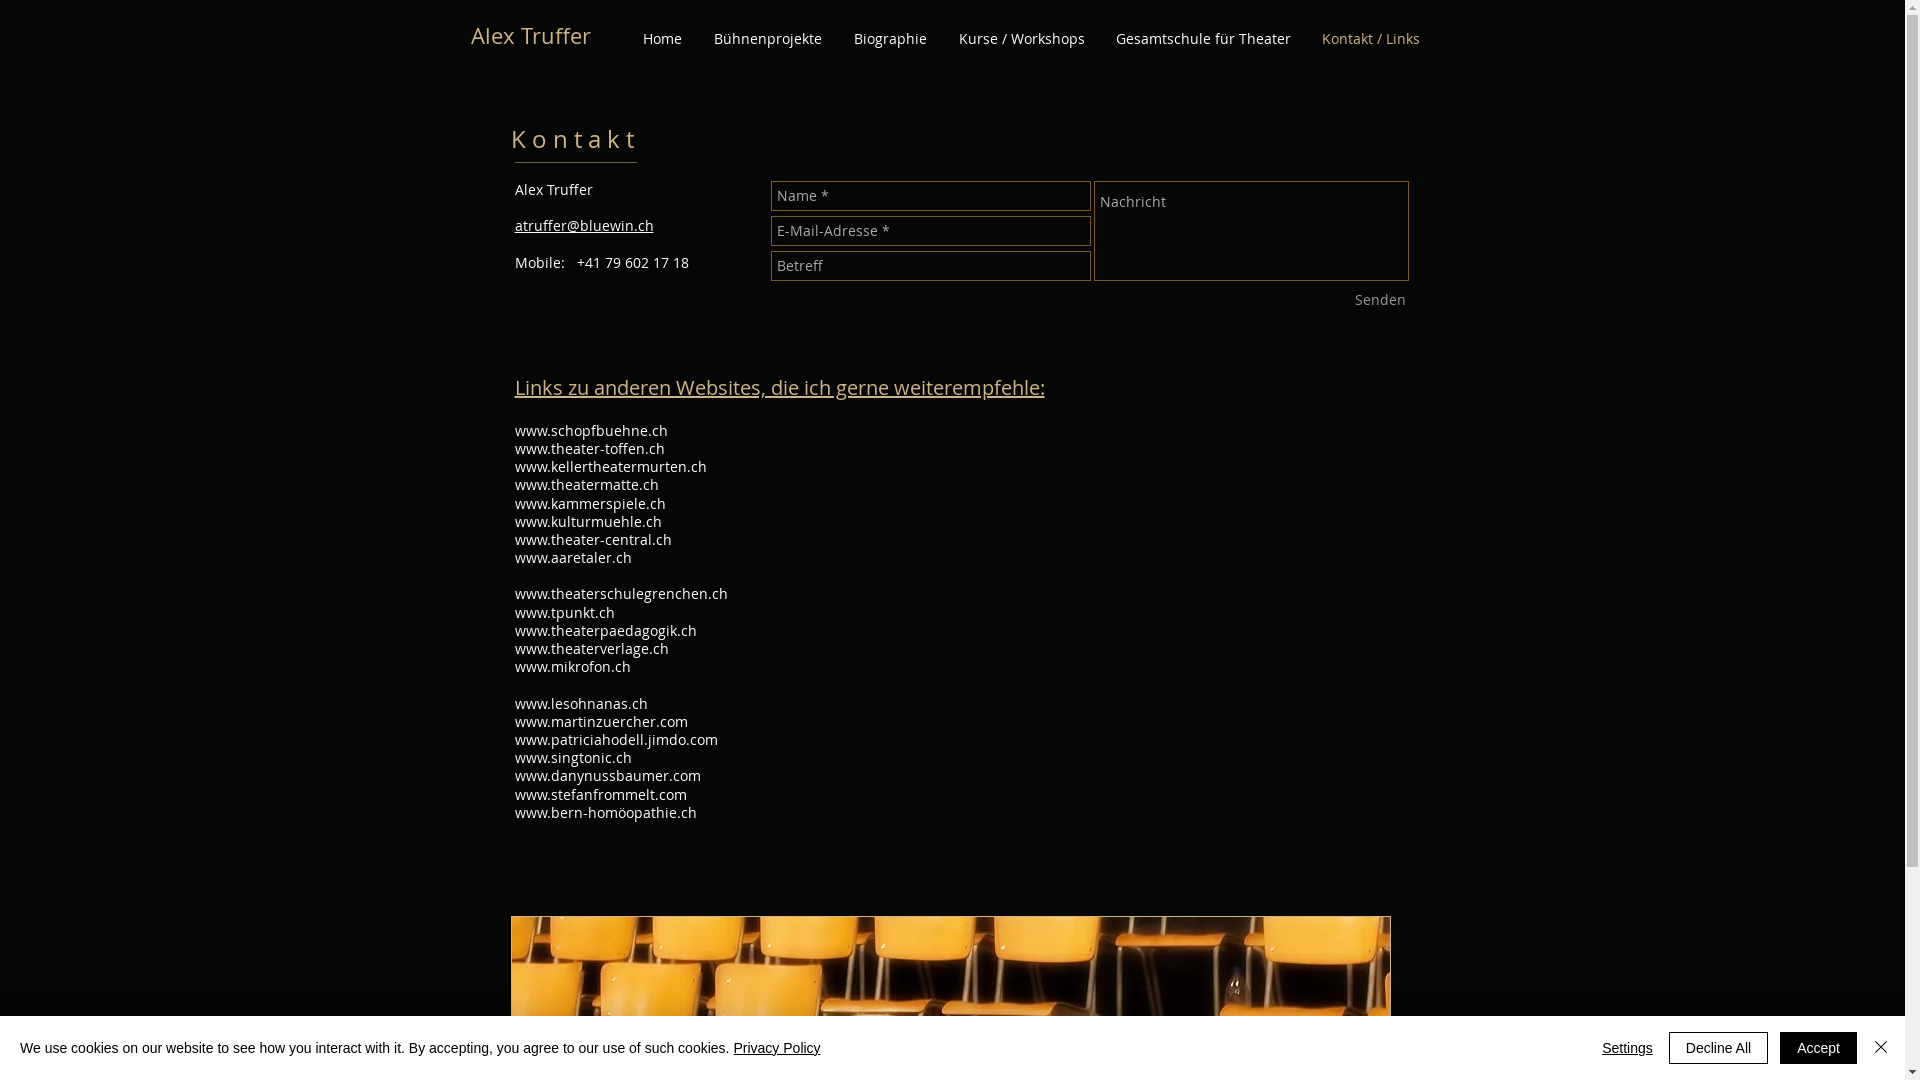 This screenshot has width=1920, height=1080. I want to click on 'Ale', so click(469, 35).